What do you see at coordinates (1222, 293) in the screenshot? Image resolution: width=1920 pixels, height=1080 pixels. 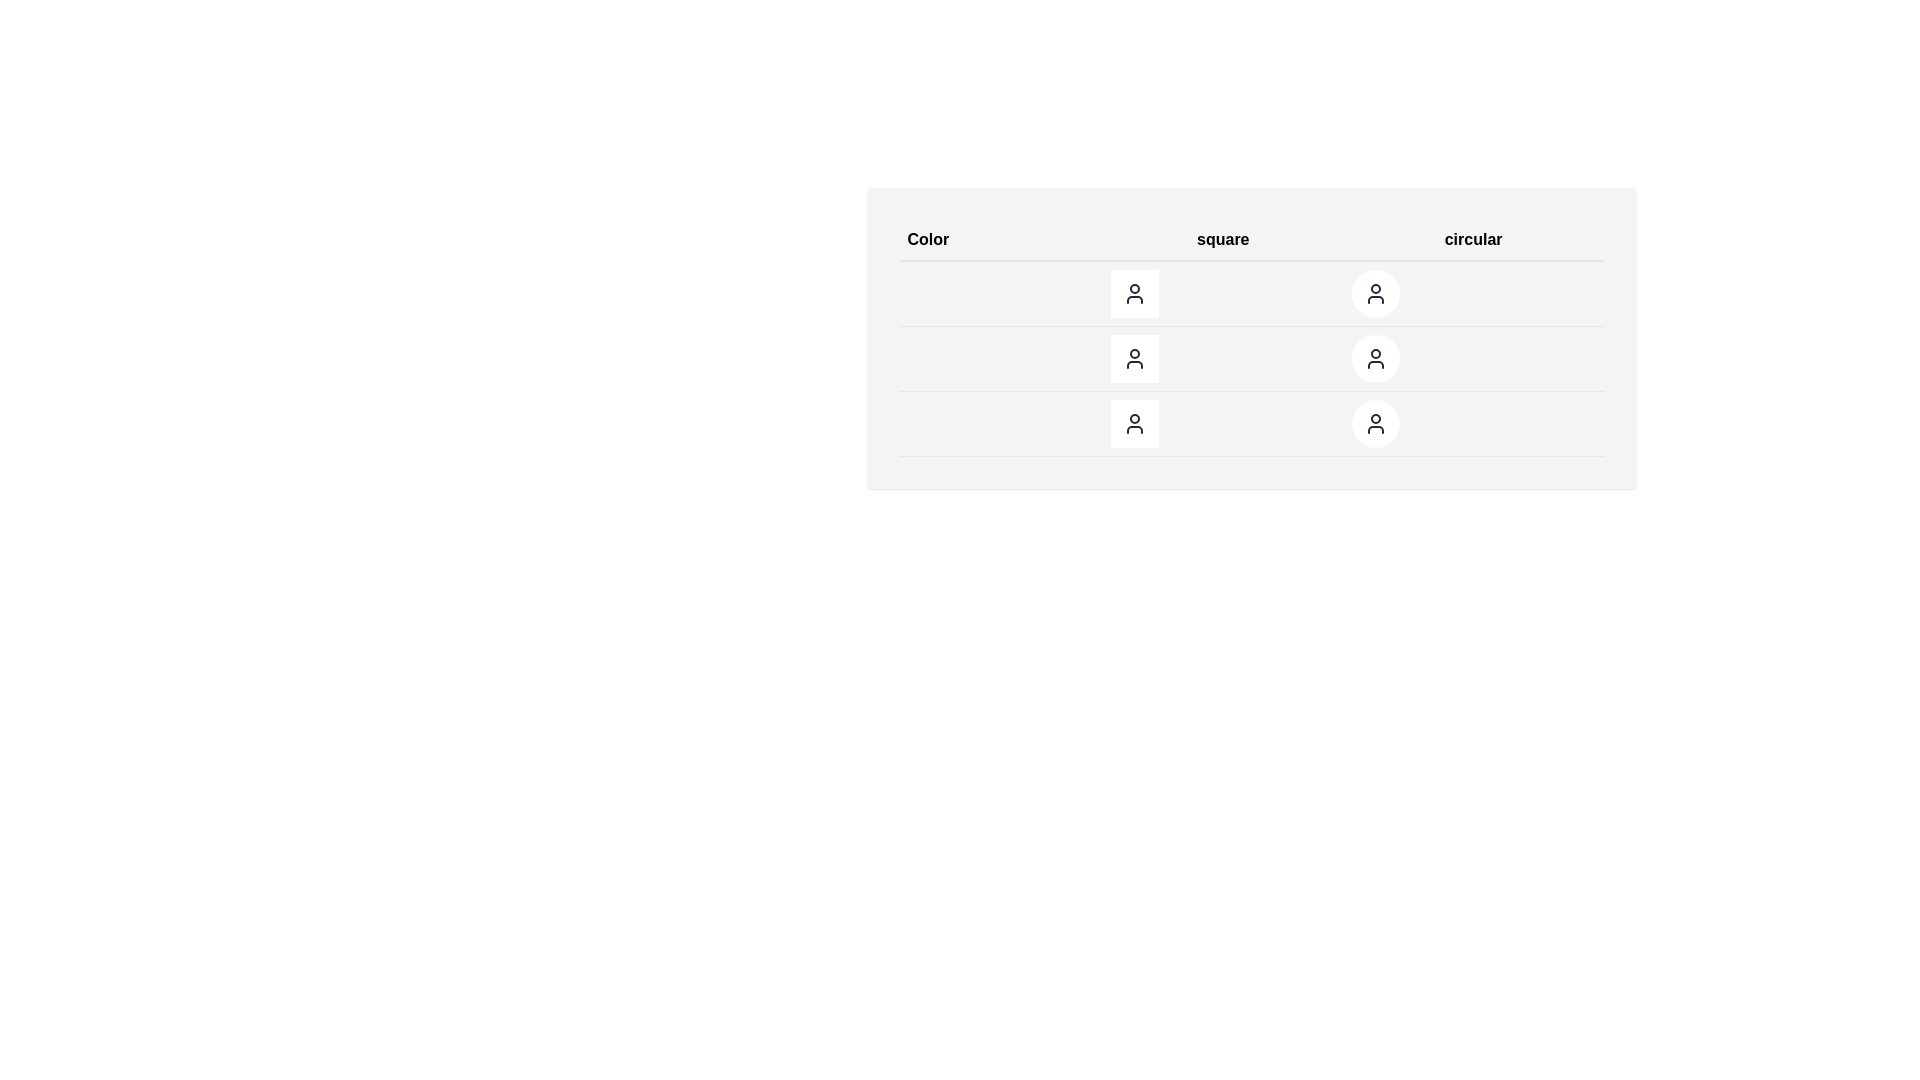 I see `the placeholder or spacer element located in the second column and second row of the table, which is used for alignment and spacing within the grid layout` at bounding box center [1222, 293].